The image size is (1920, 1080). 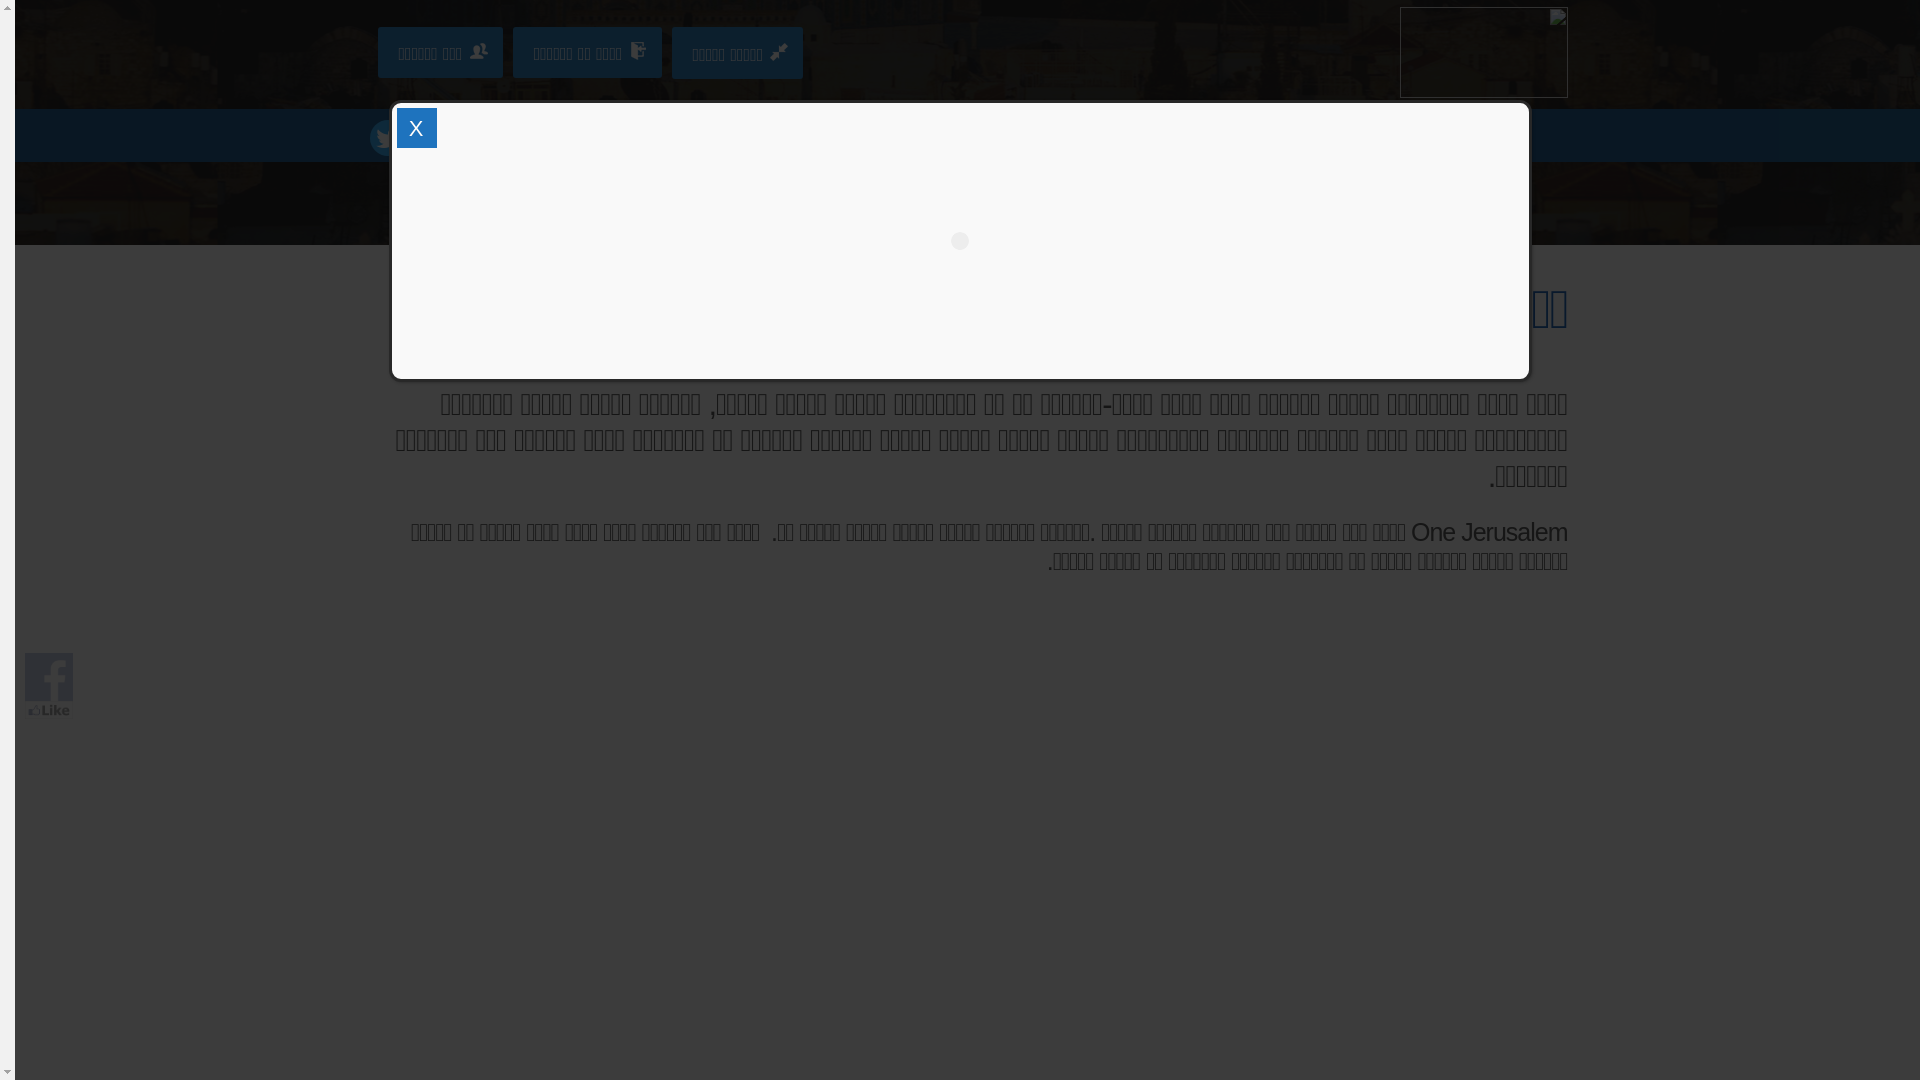 What do you see at coordinates (415, 127) in the screenshot?
I see `'X'` at bounding box center [415, 127].